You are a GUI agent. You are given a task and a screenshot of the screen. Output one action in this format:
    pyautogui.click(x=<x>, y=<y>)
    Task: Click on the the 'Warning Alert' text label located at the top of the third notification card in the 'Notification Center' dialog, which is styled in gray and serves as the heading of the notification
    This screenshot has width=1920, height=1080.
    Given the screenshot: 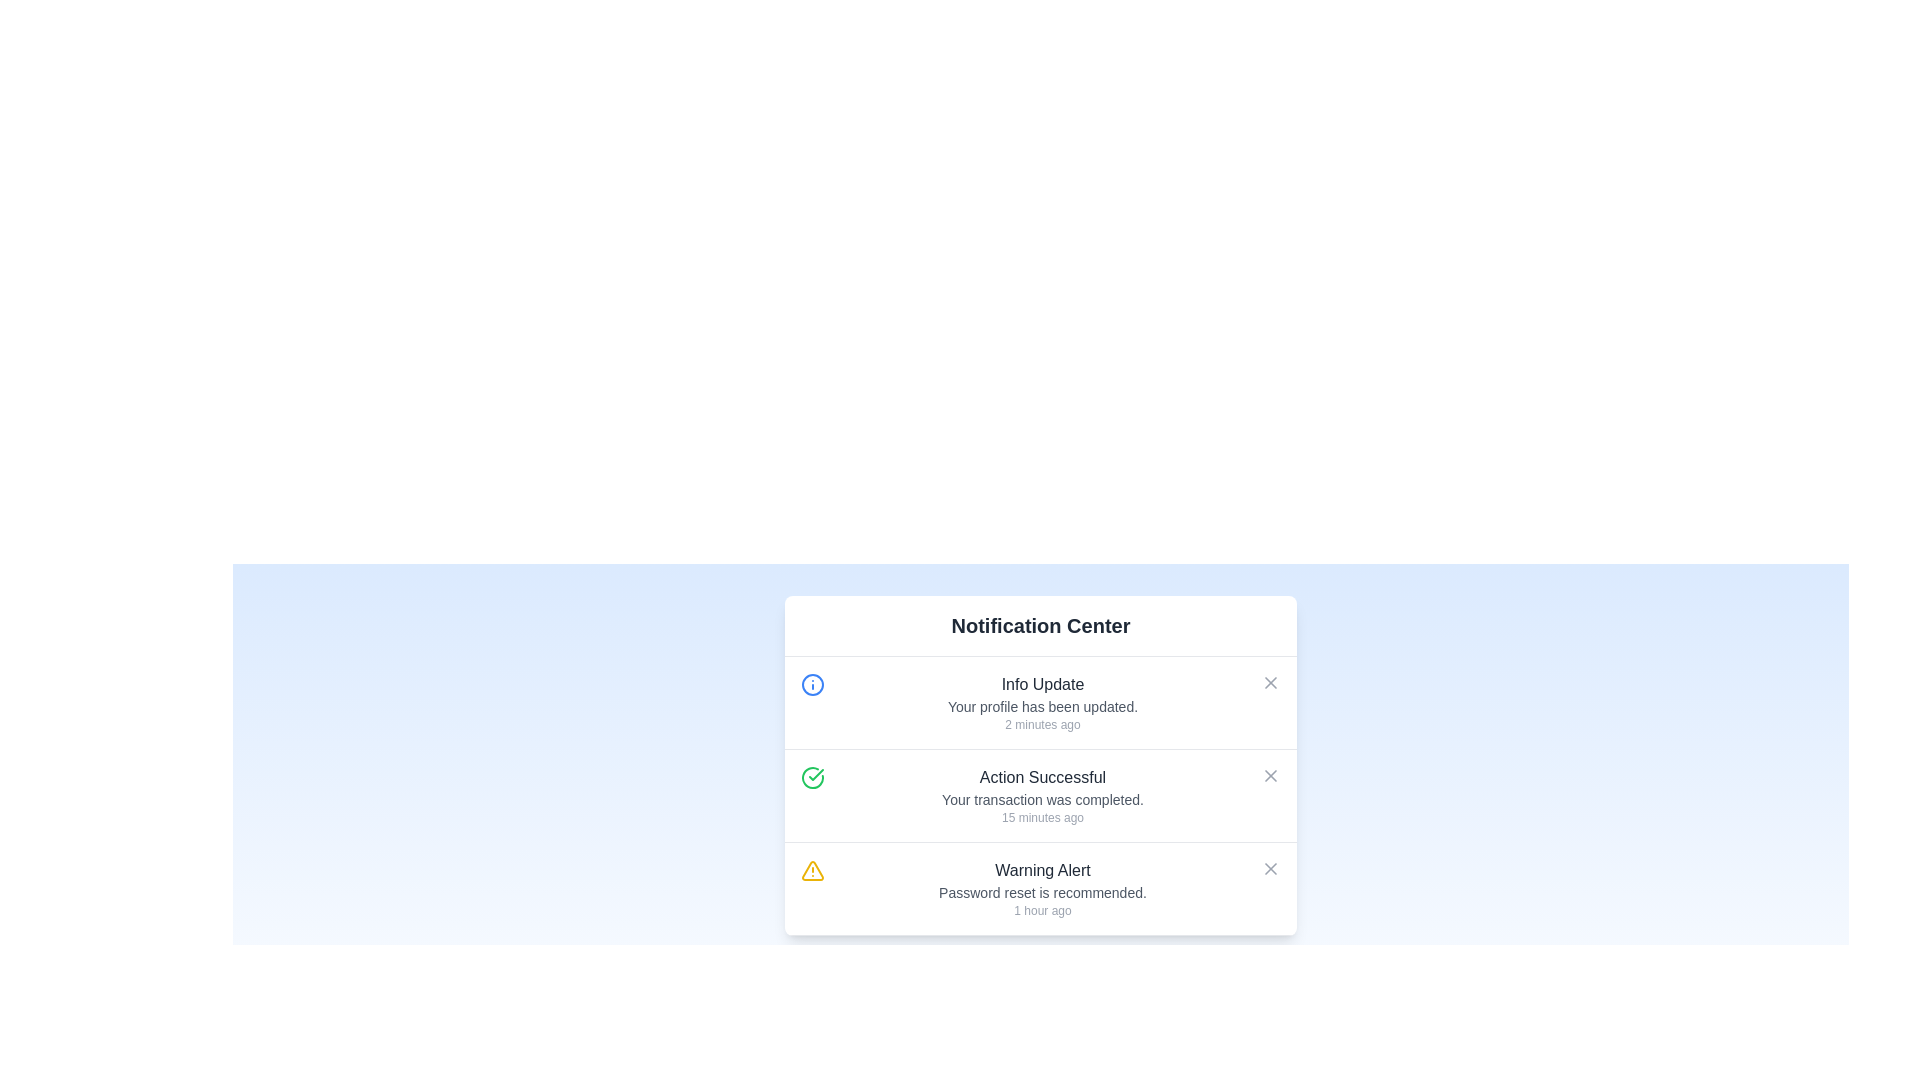 What is the action you would take?
    pyautogui.click(x=1041, y=870)
    